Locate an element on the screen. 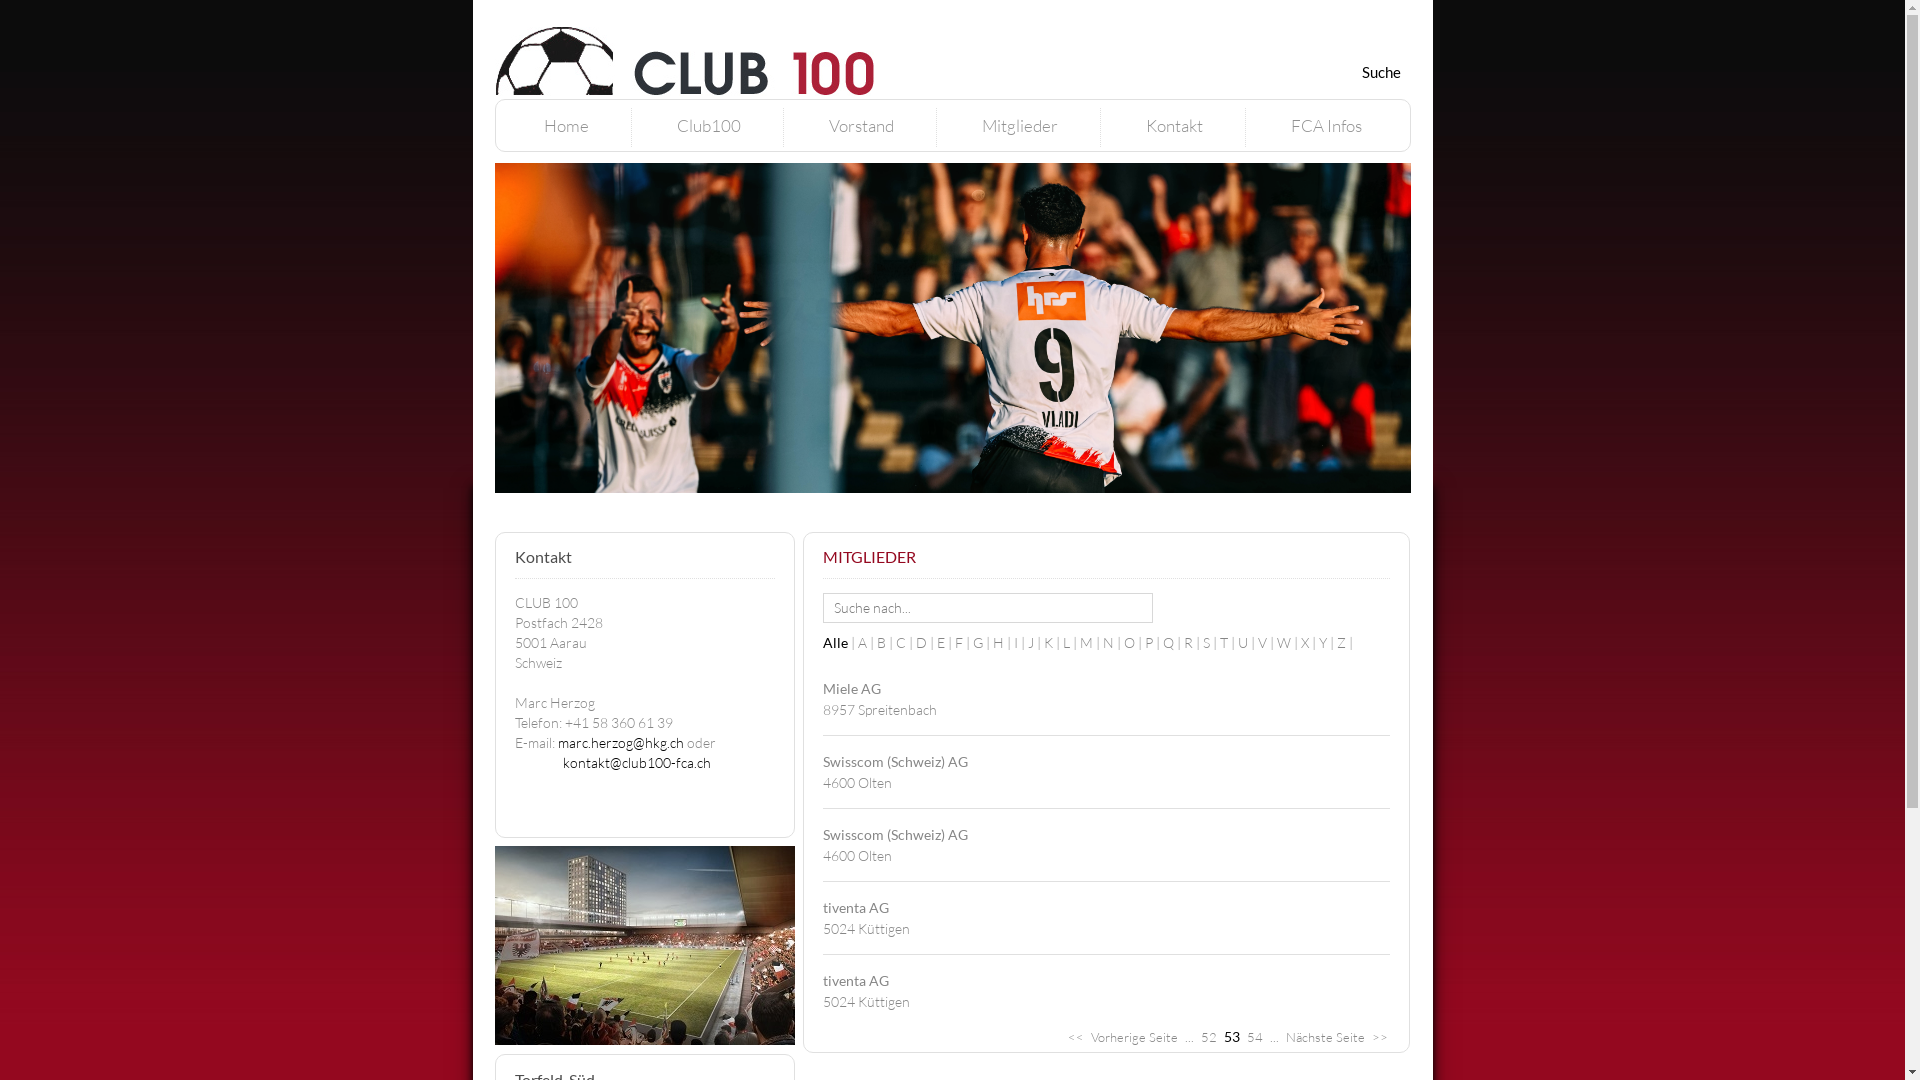  'D' is located at coordinates (925, 642).